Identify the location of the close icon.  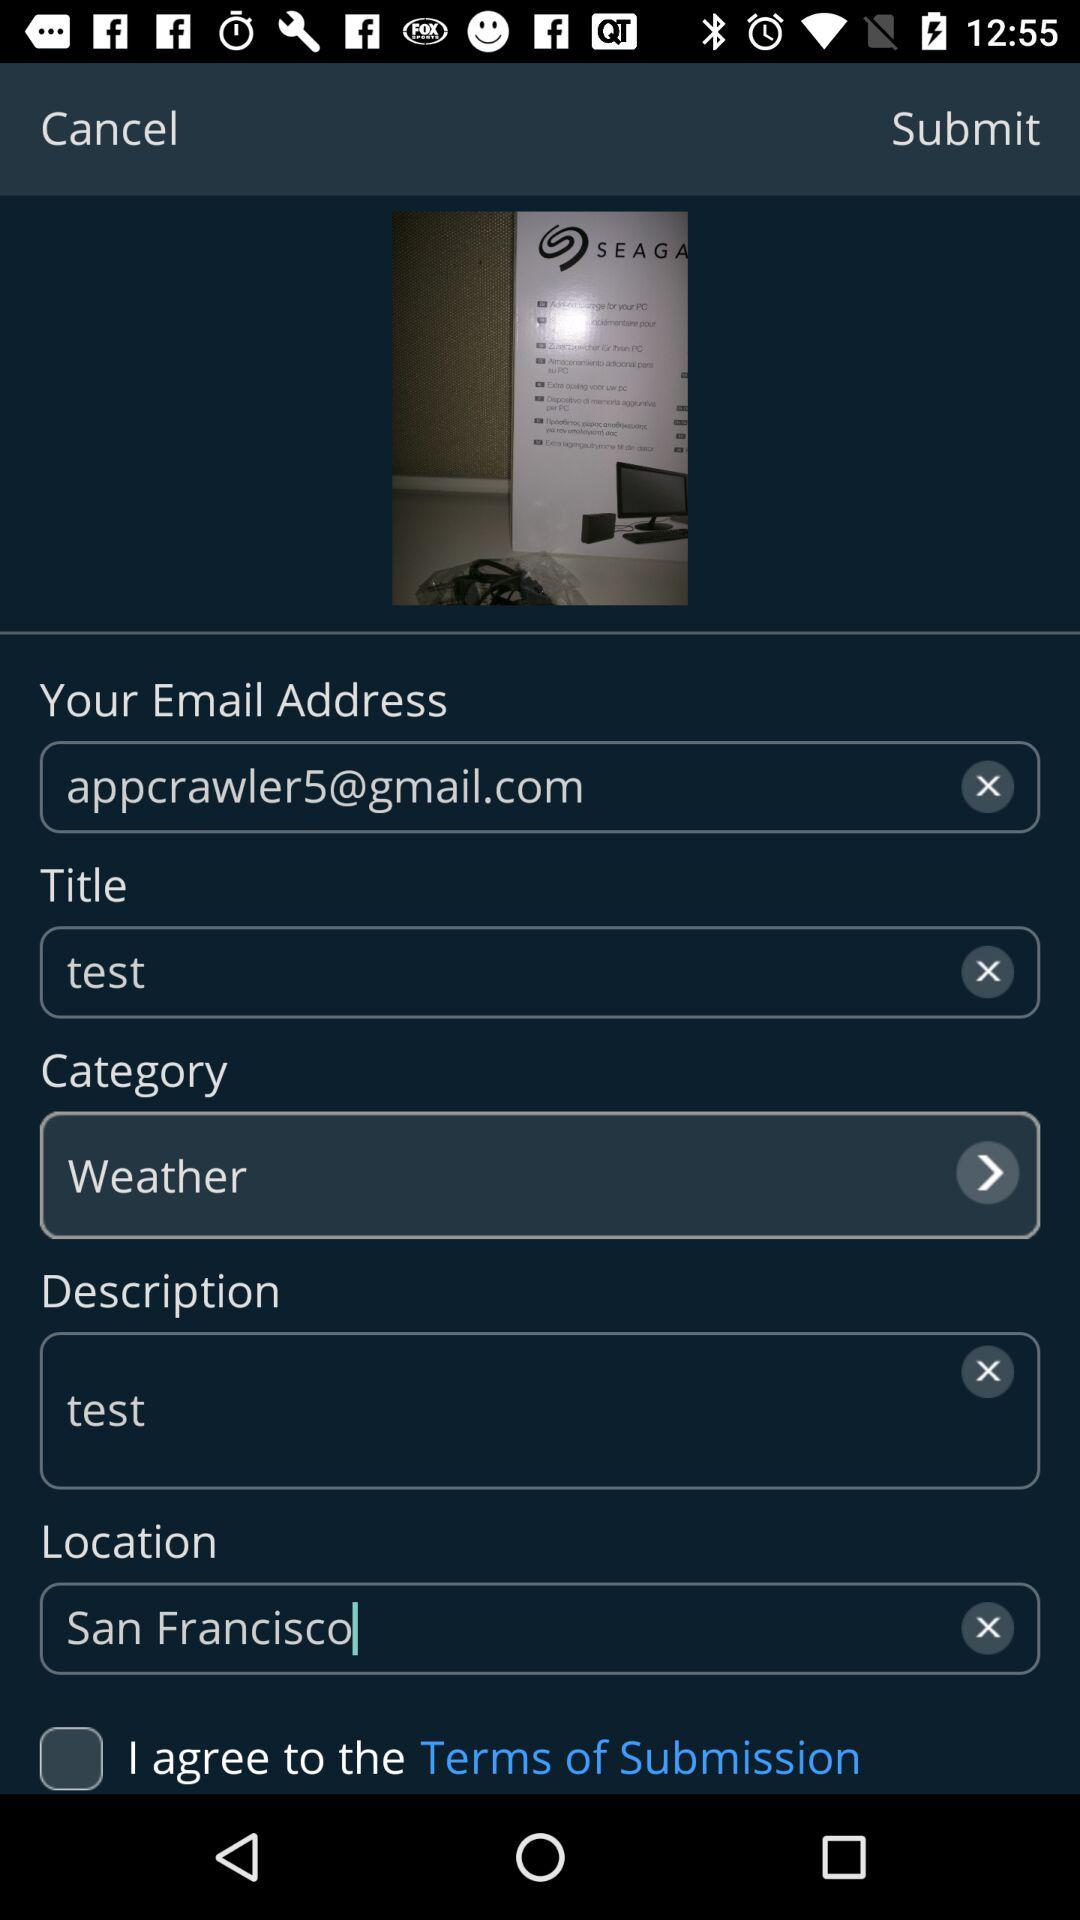
(986, 1370).